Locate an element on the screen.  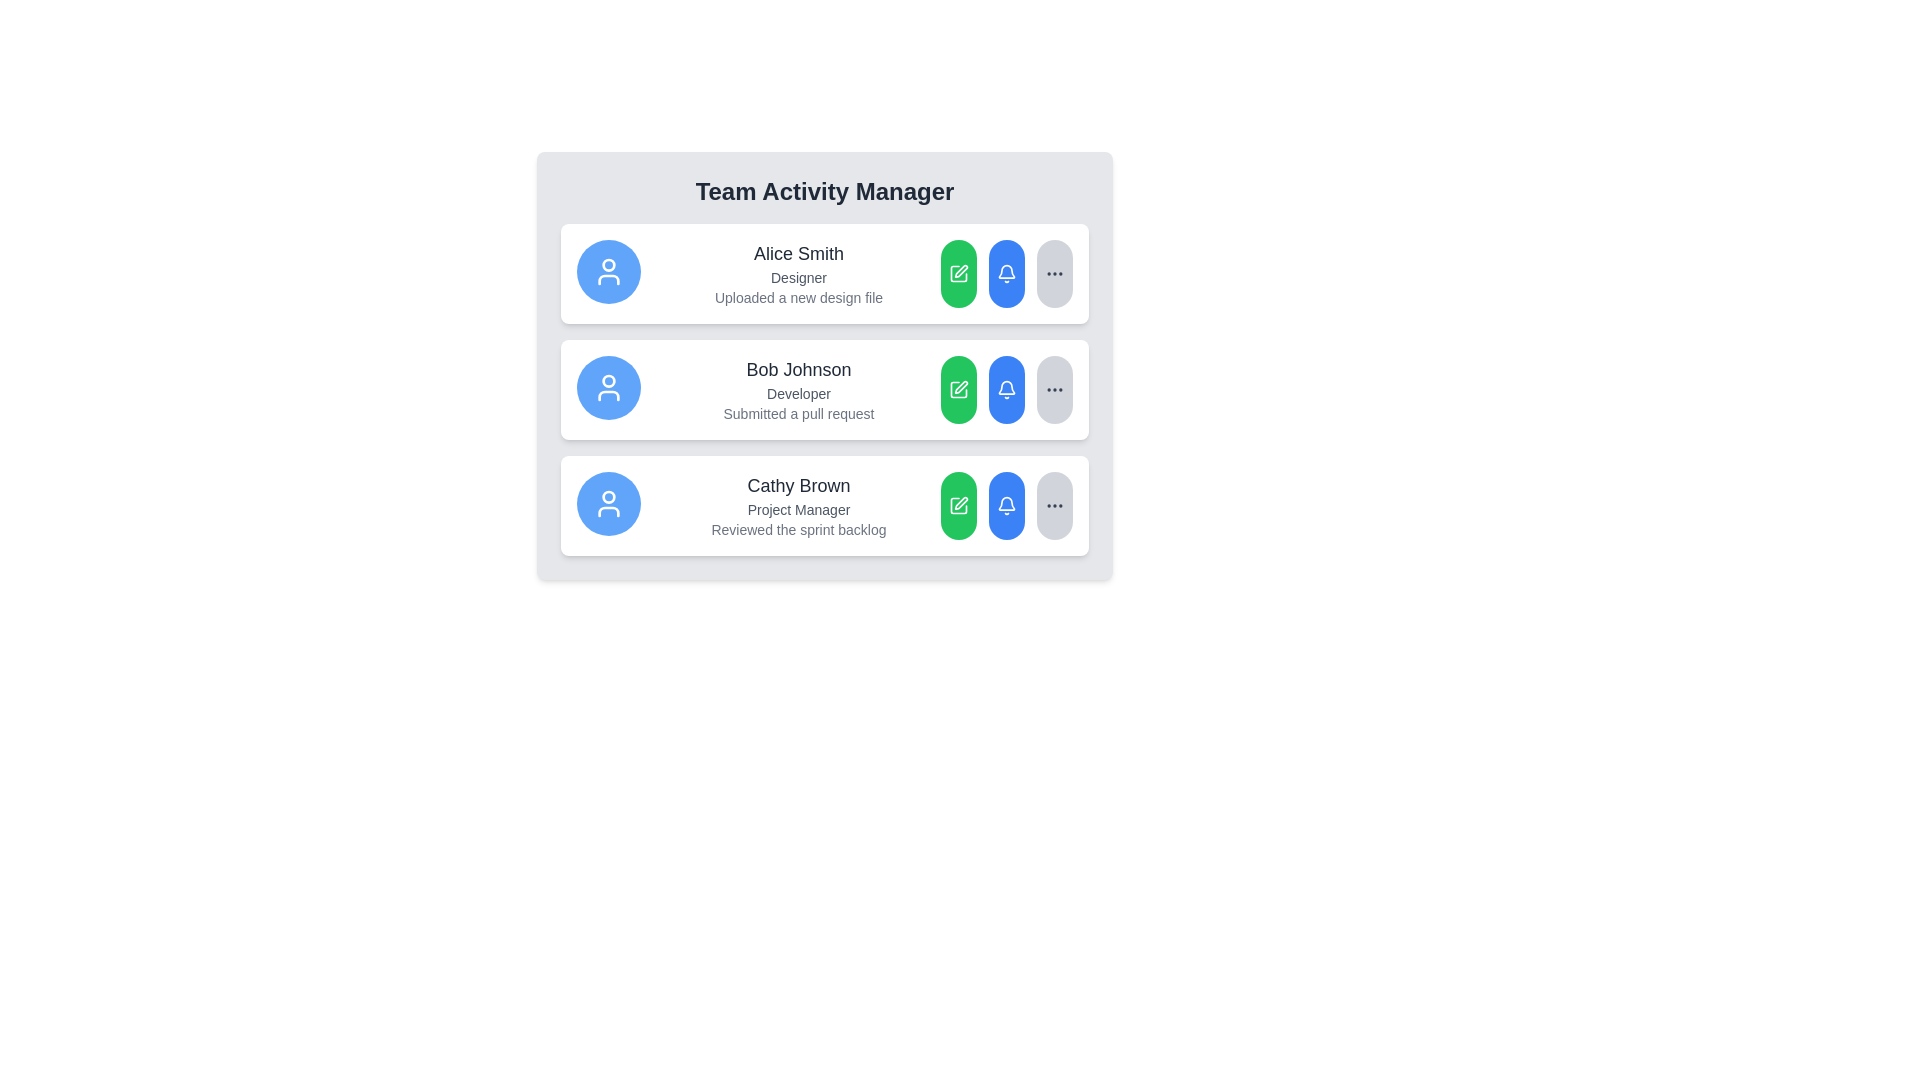
the options menu button, which is a round button with a light gray background and three vertically aligned dots, located on the right side of Bob Johnson's record in the Team Activity Manager interface is located at coordinates (1054, 389).